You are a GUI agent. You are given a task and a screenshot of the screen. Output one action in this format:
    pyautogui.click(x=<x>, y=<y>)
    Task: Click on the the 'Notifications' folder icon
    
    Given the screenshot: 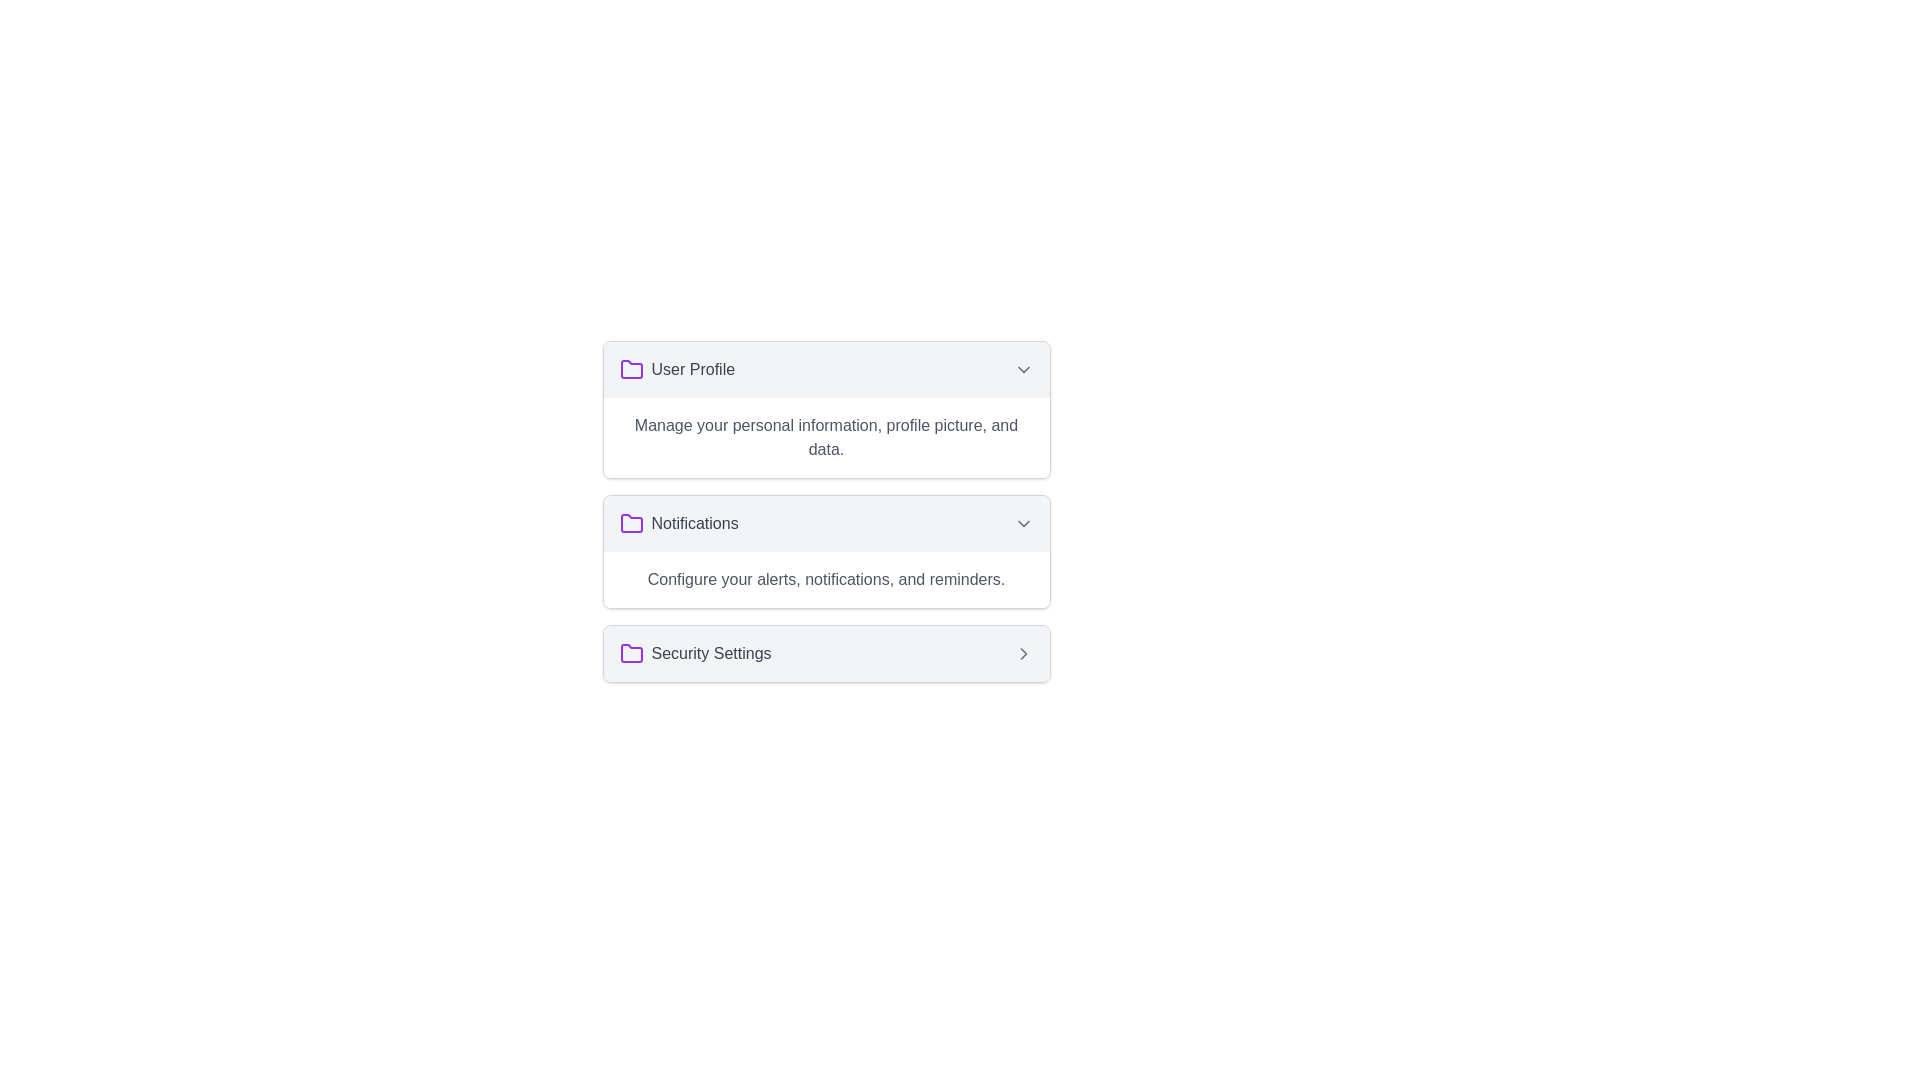 What is the action you would take?
    pyautogui.click(x=630, y=523)
    